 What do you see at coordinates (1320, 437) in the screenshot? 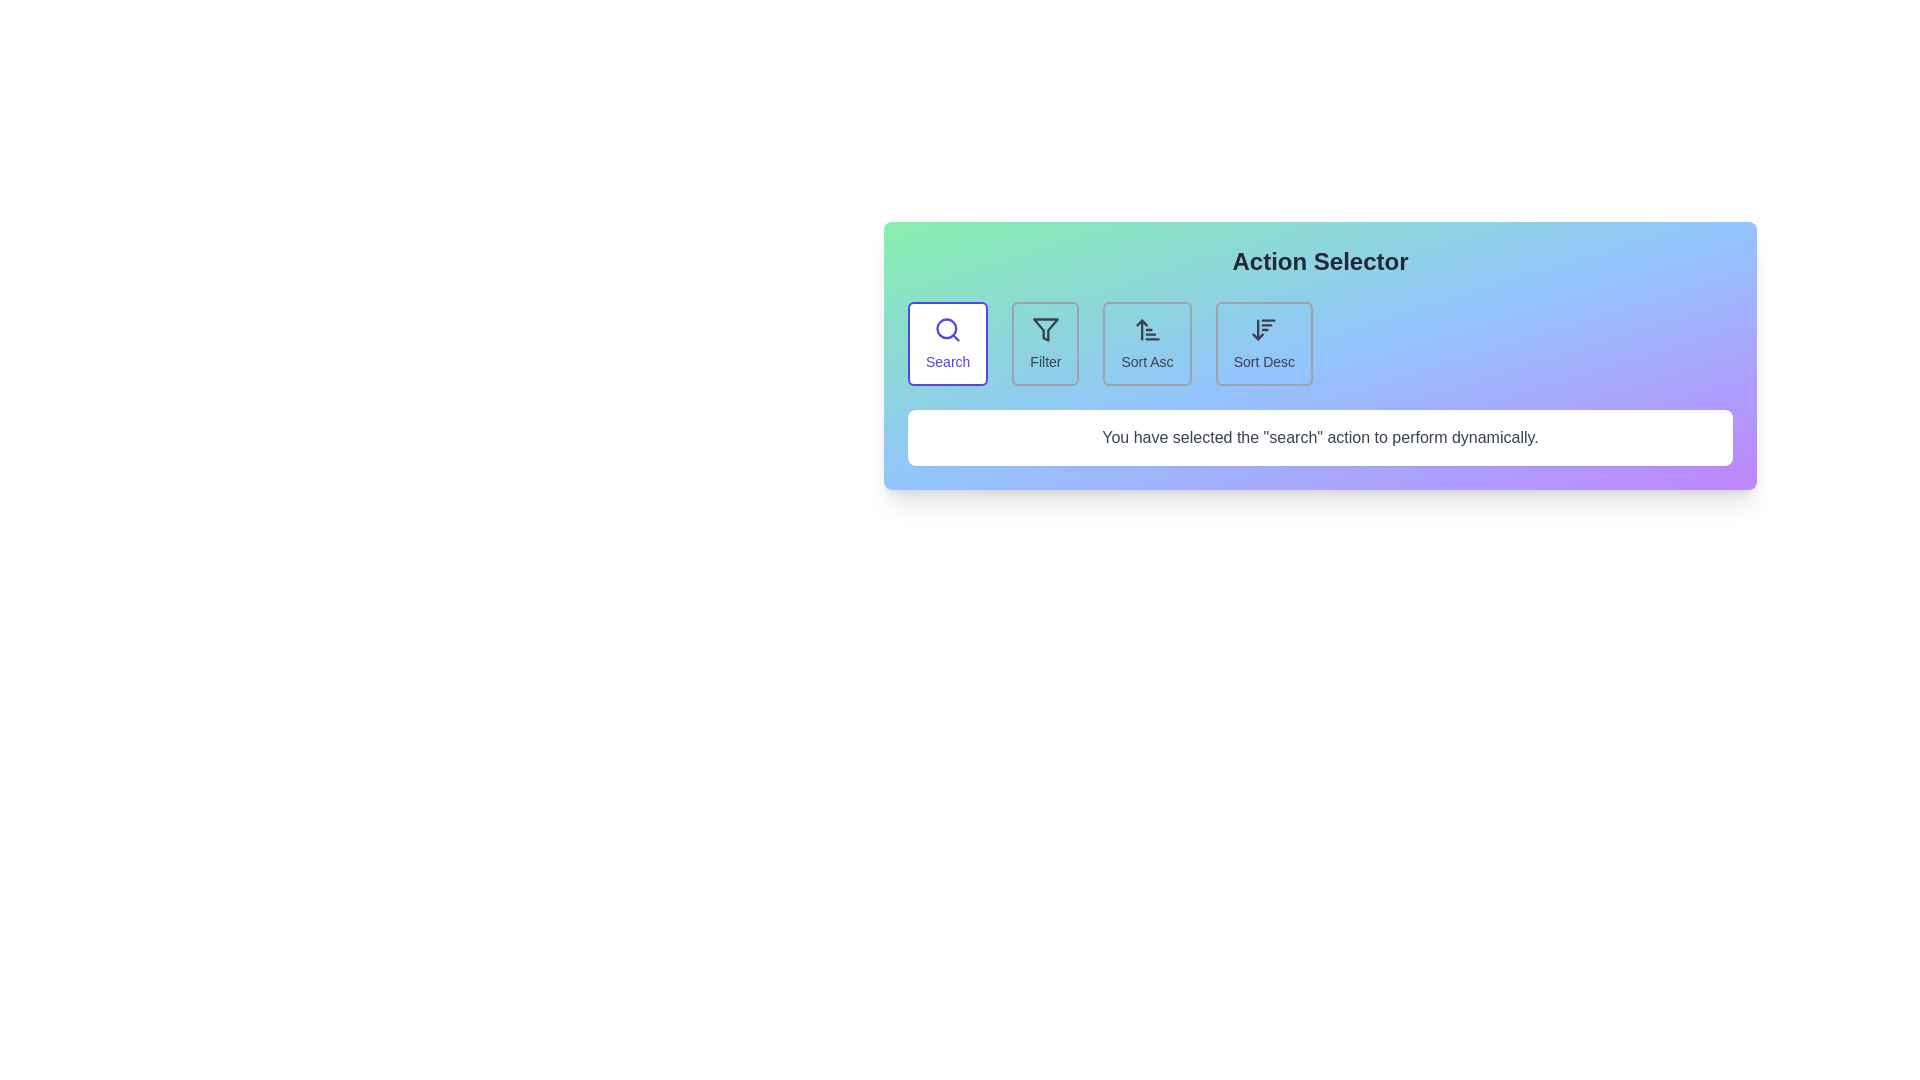
I see `the Text Display Box that contains the message 'You have selected the "search" action to perform dynamically.' located at the bottom of the 'Action Selector' panel` at bounding box center [1320, 437].